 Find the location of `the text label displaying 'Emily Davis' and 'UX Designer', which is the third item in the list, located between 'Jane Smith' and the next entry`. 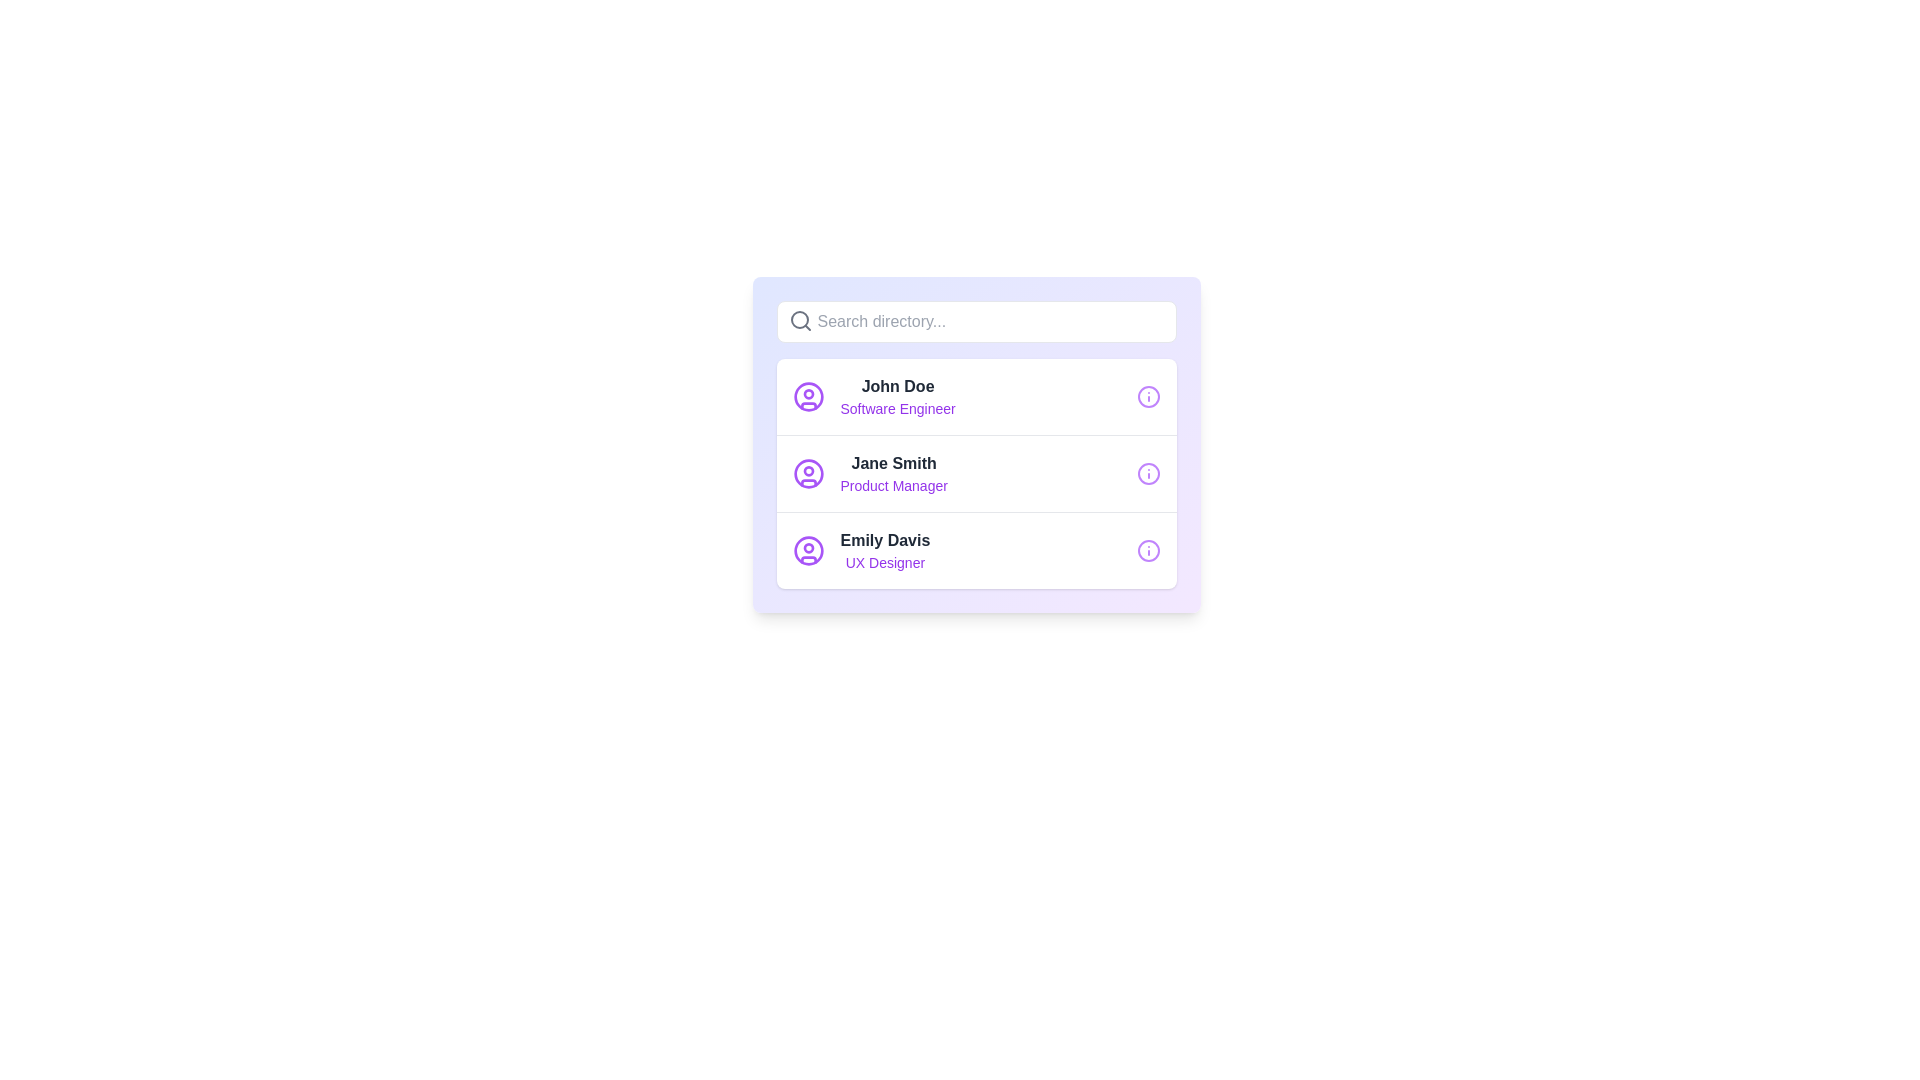

the text label displaying 'Emily Davis' and 'UX Designer', which is the third item in the list, located between 'Jane Smith' and the next entry is located at coordinates (884, 551).